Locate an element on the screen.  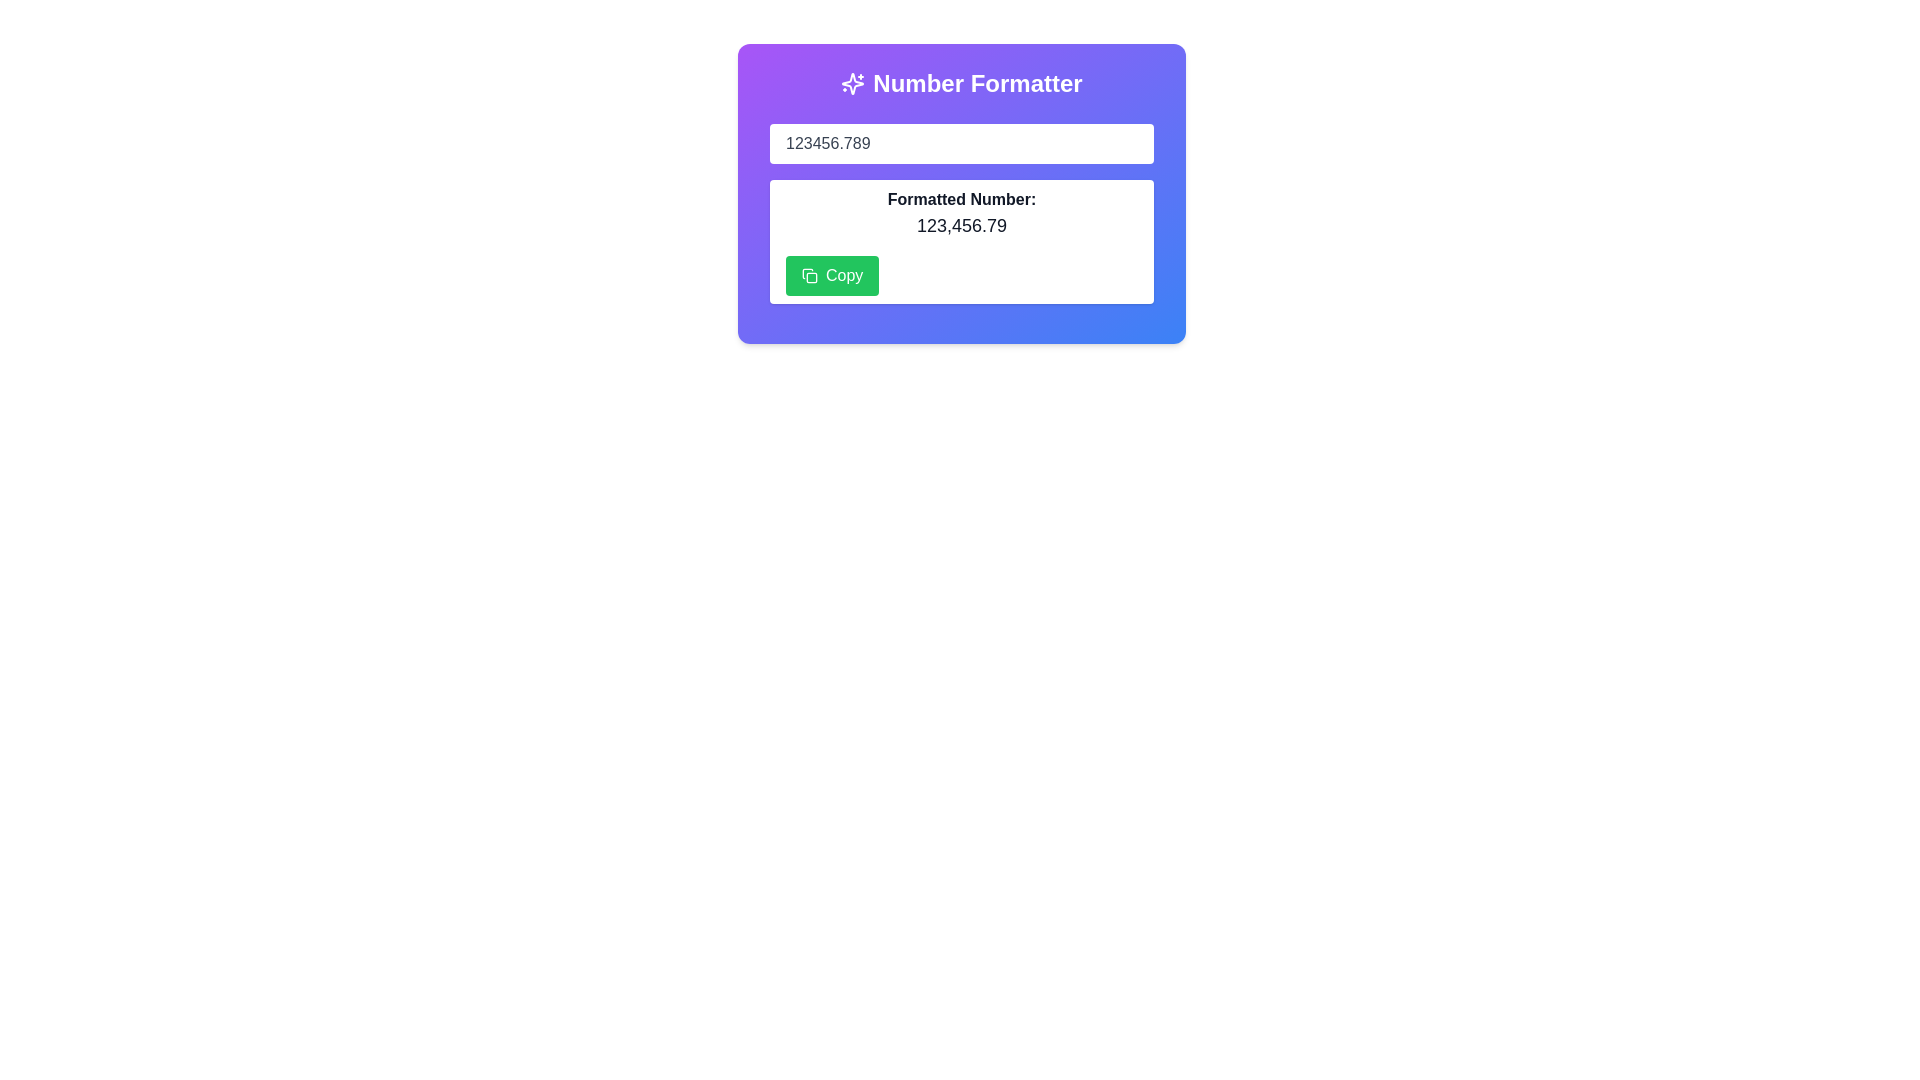
the icon that visually represents the functionality related to formatting or precision, located at the left end of the title 'Number Formatter' at the top of the panel is located at coordinates (853, 83).